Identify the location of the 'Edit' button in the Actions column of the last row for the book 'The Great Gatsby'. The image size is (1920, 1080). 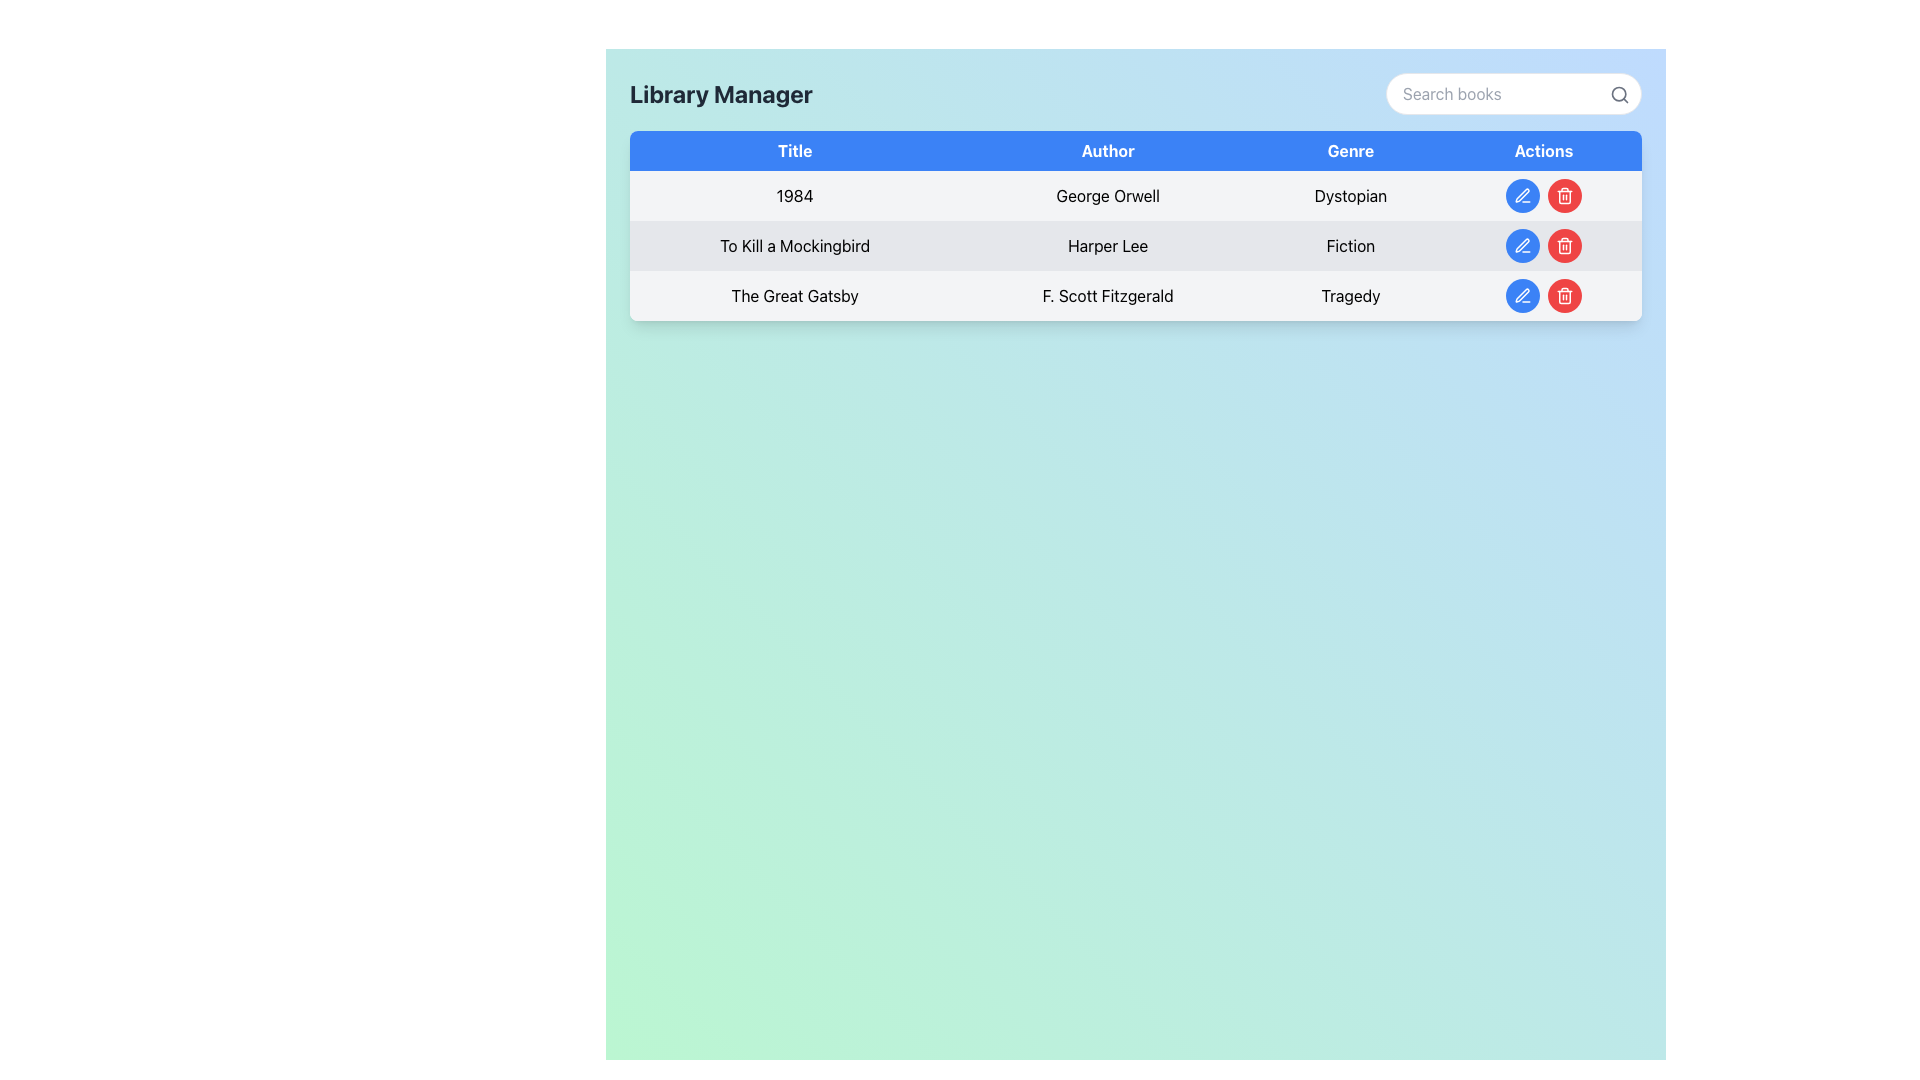
(1521, 296).